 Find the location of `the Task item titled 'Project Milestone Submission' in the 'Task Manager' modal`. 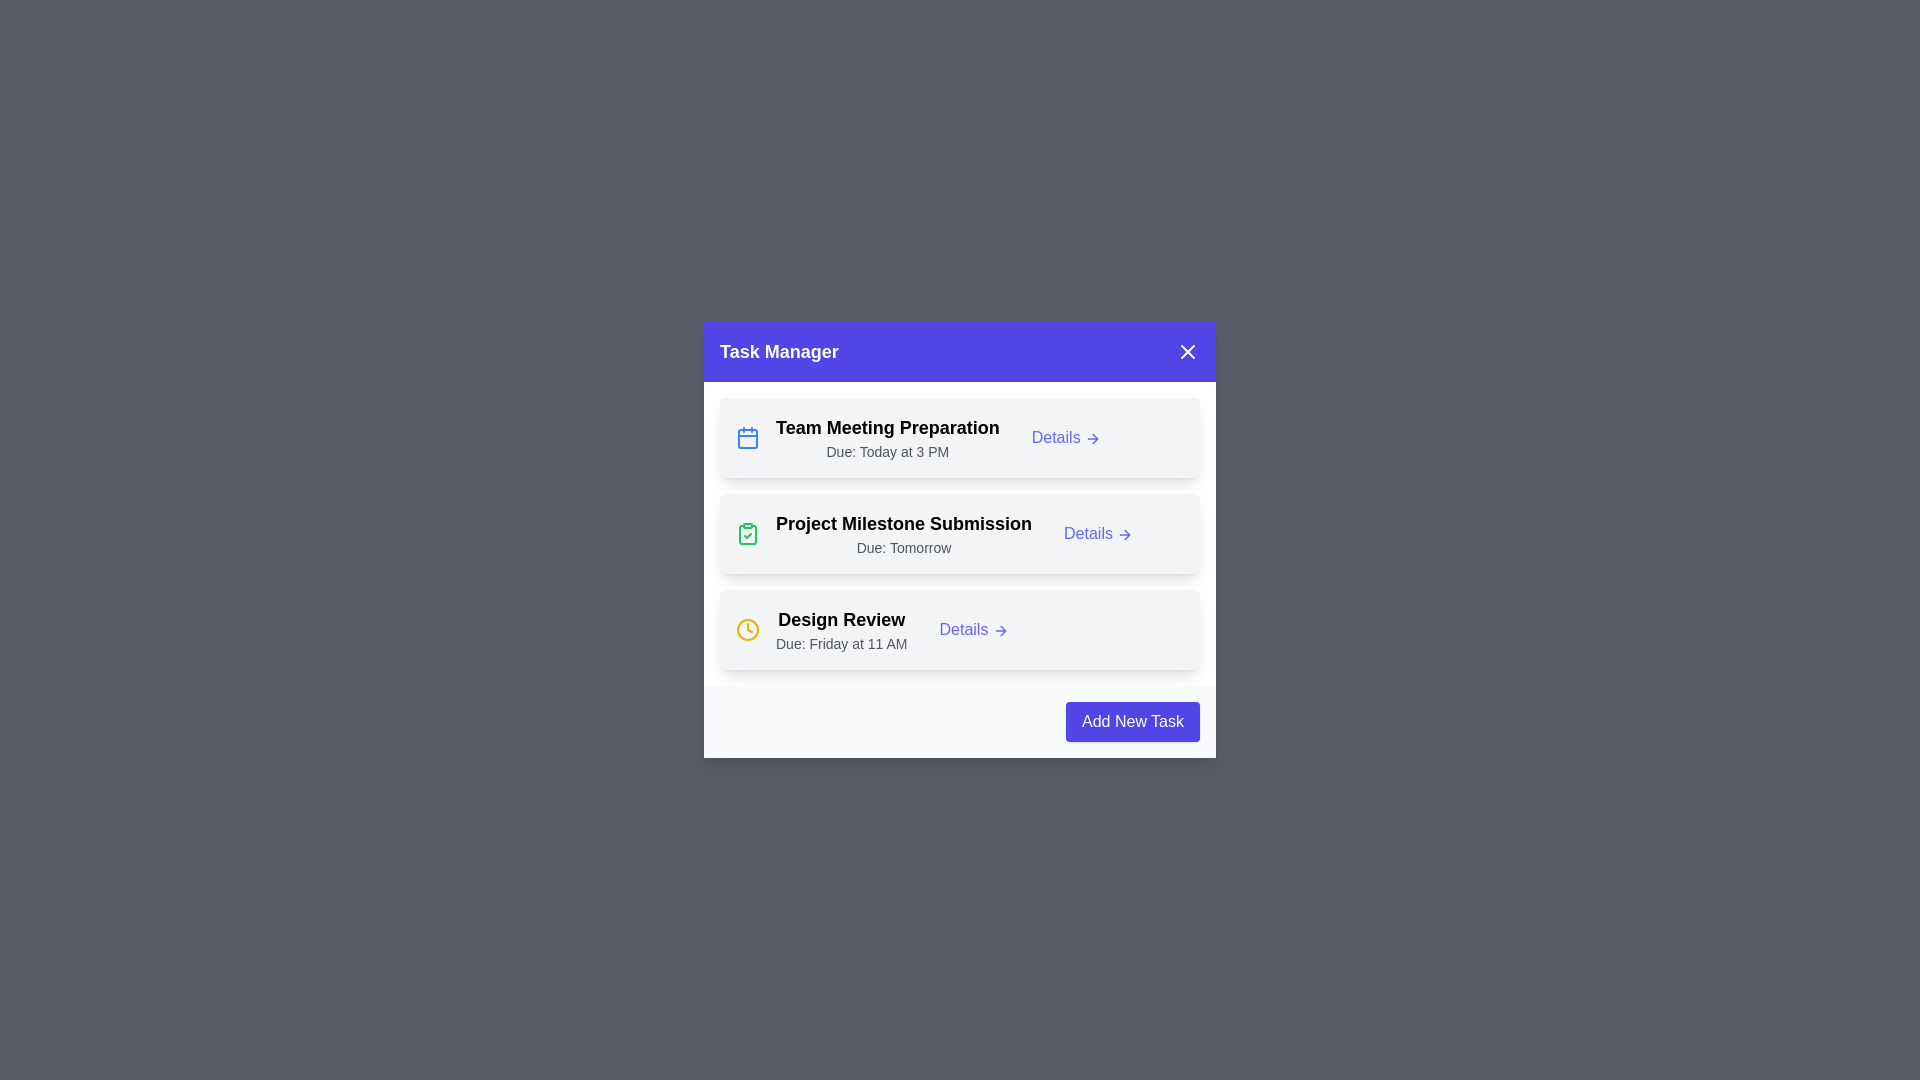

the Task item titled 'Project Milestone Submission' in the 'Task Manager' modal is located at coordinates (960, 532).